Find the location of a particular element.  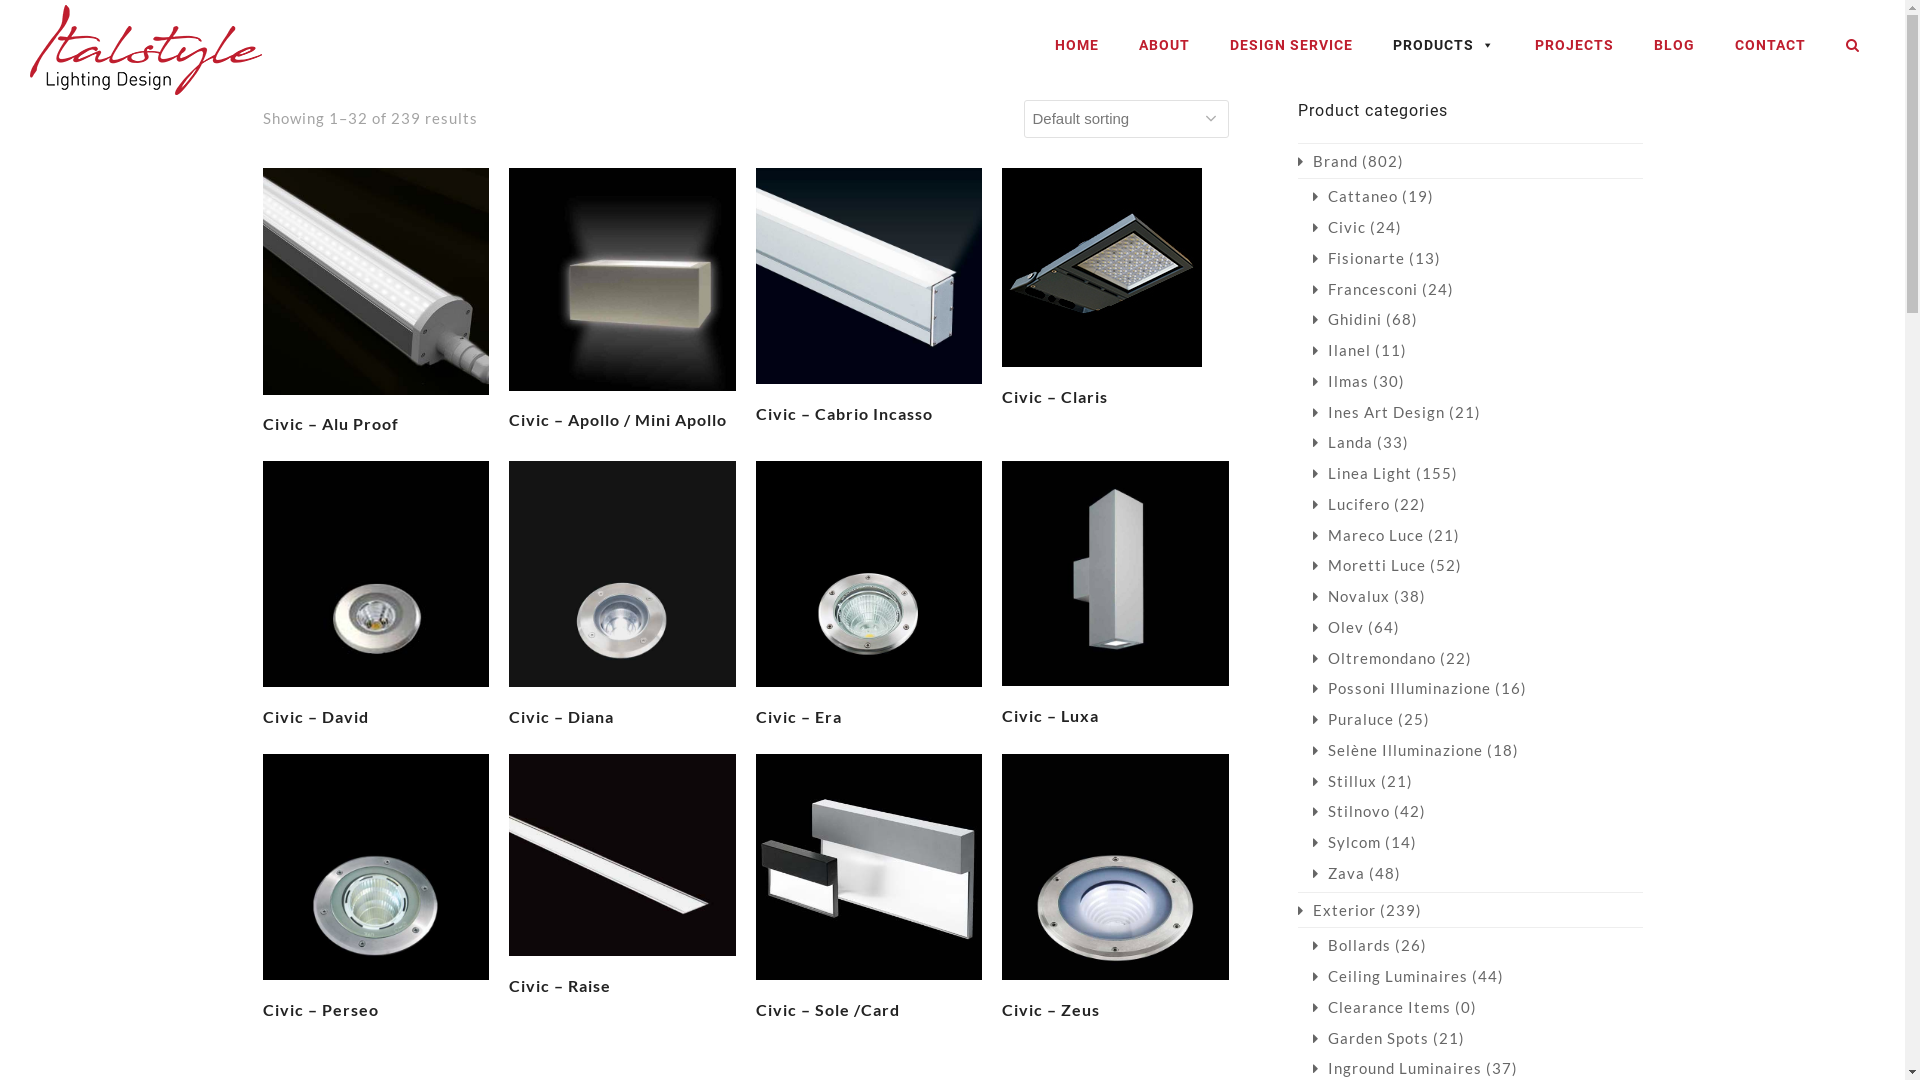

'Lucifero' is located at coordinates (1311, 503).